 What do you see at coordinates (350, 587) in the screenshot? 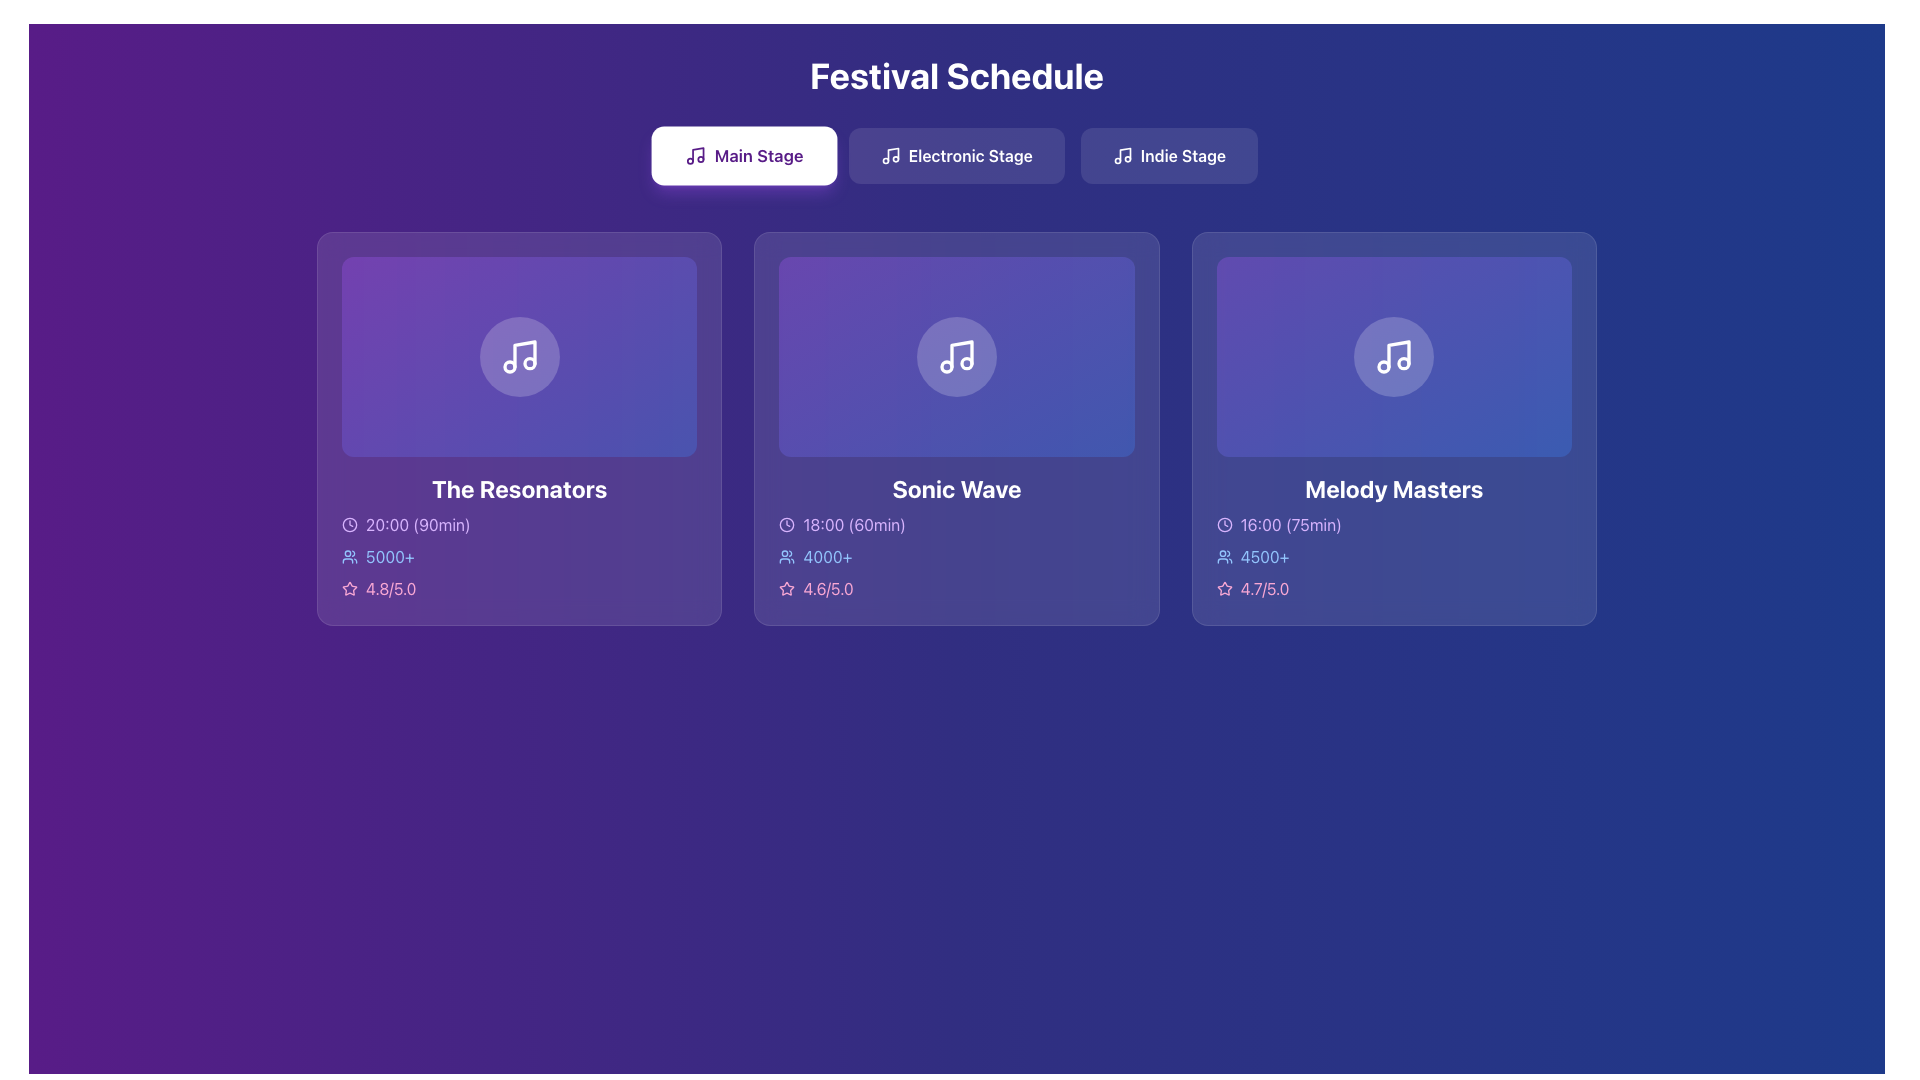
I see `the hollow star icon located at the bottom-right corner of 'The Resonators' card` at bounding box center [350, 587].